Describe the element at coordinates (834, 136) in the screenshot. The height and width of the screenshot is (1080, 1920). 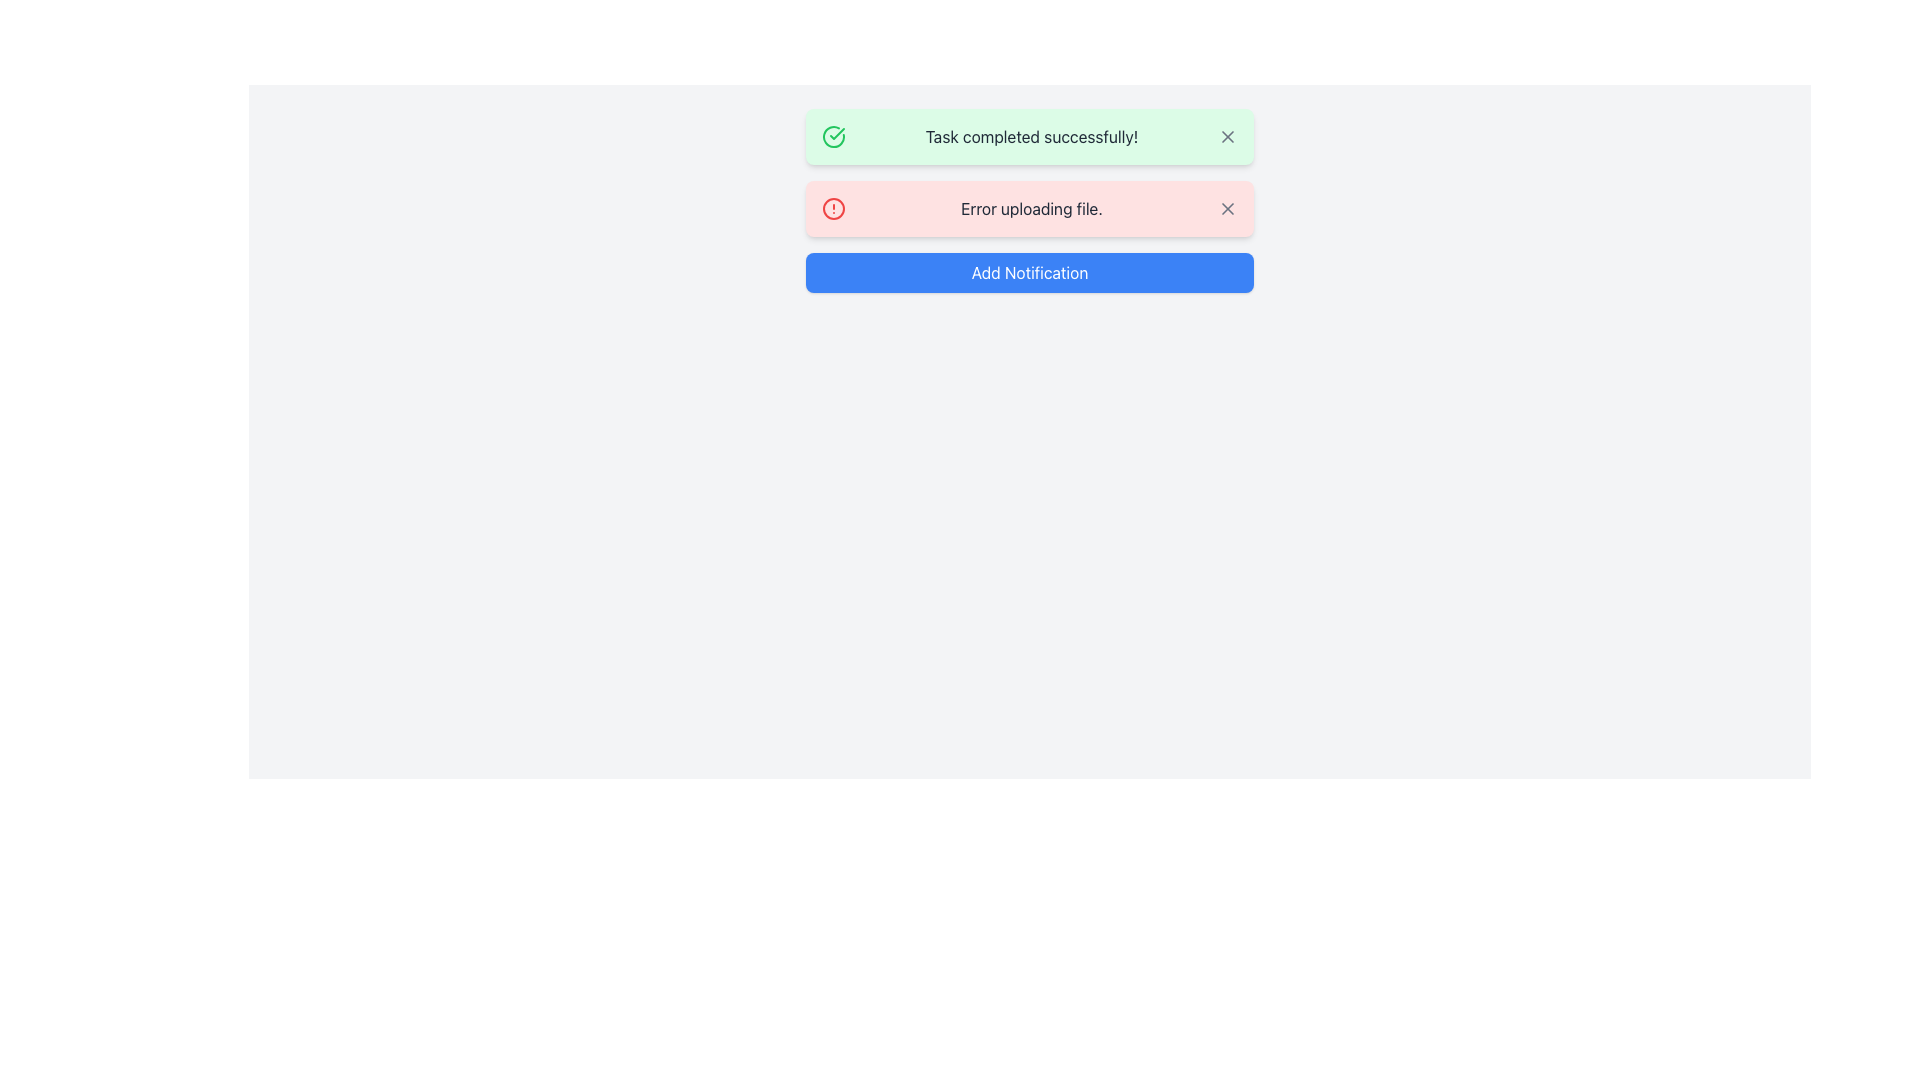
I see `the circular green checkmark icon located at the far left of the green notification banner that indicates 'Task completed successfully!'` at that location.